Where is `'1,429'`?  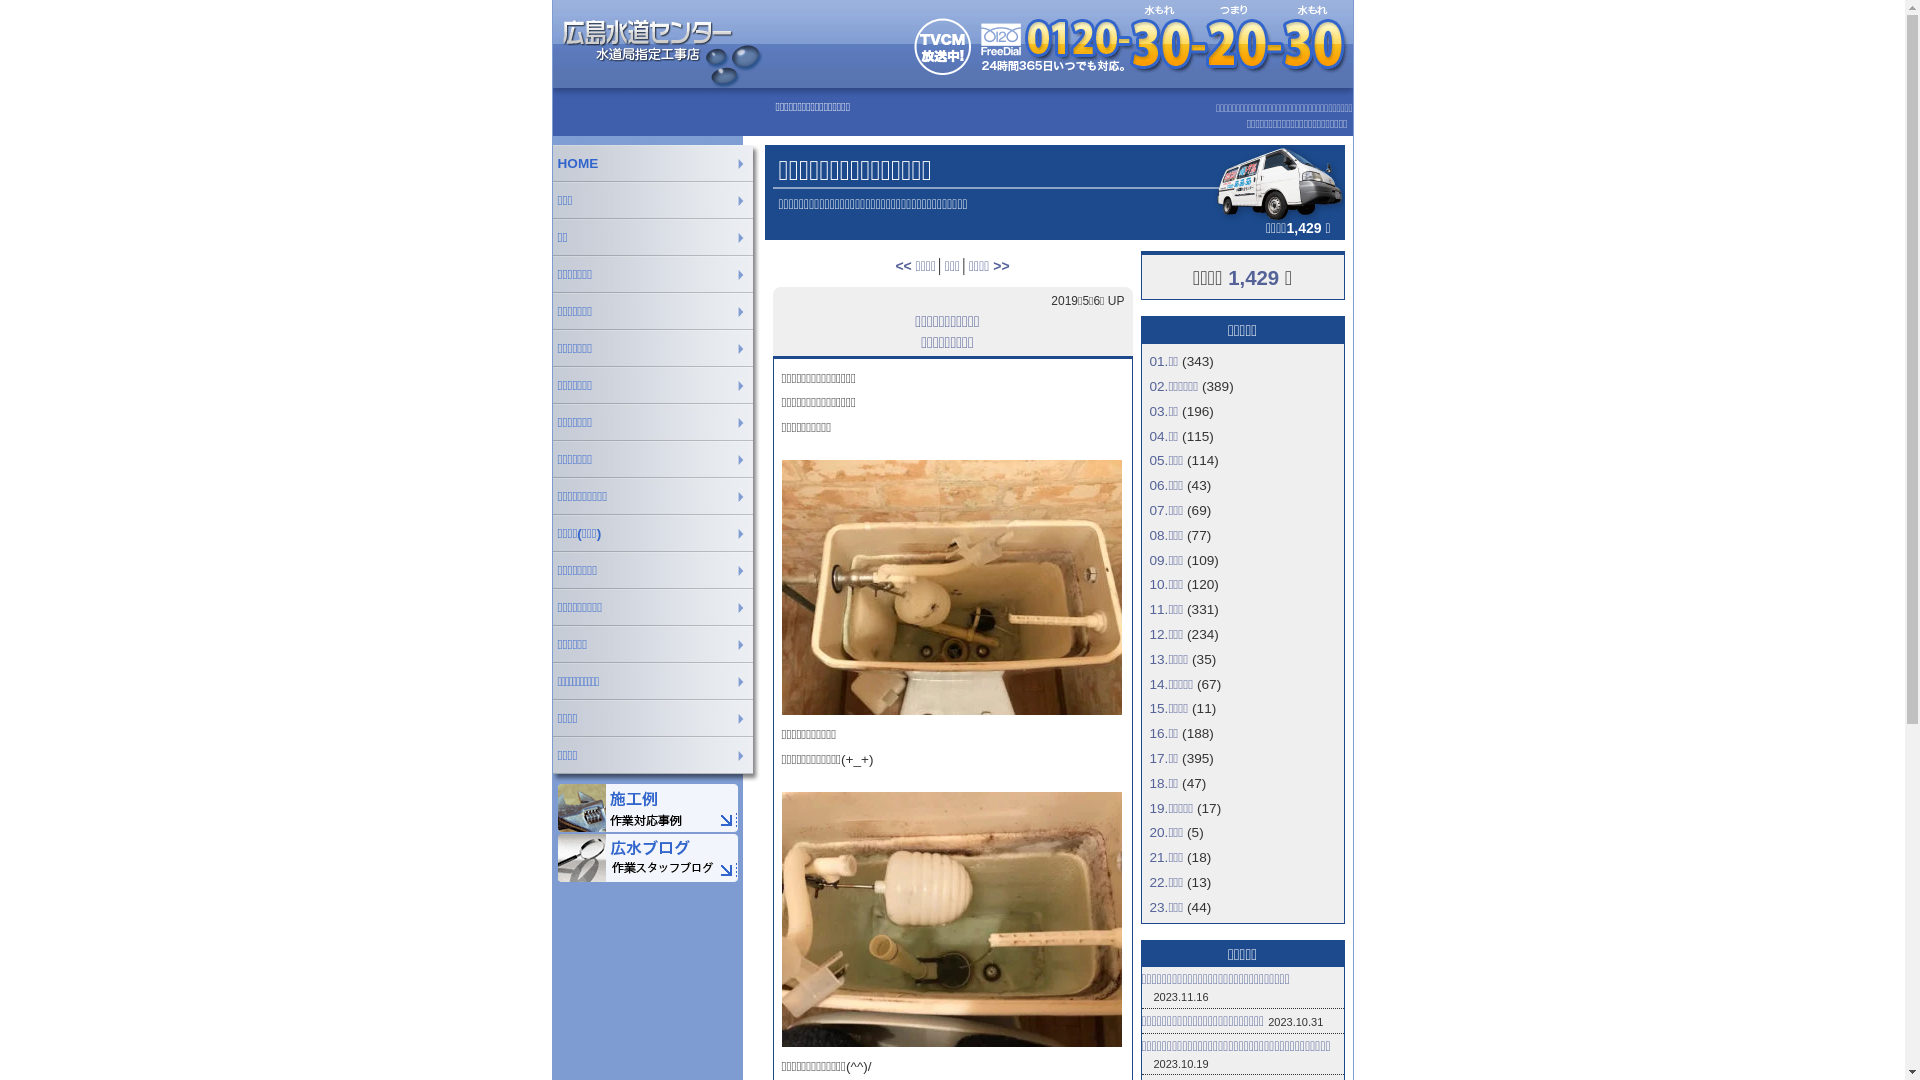 '1,429' is located at coordinates (1252, 277).